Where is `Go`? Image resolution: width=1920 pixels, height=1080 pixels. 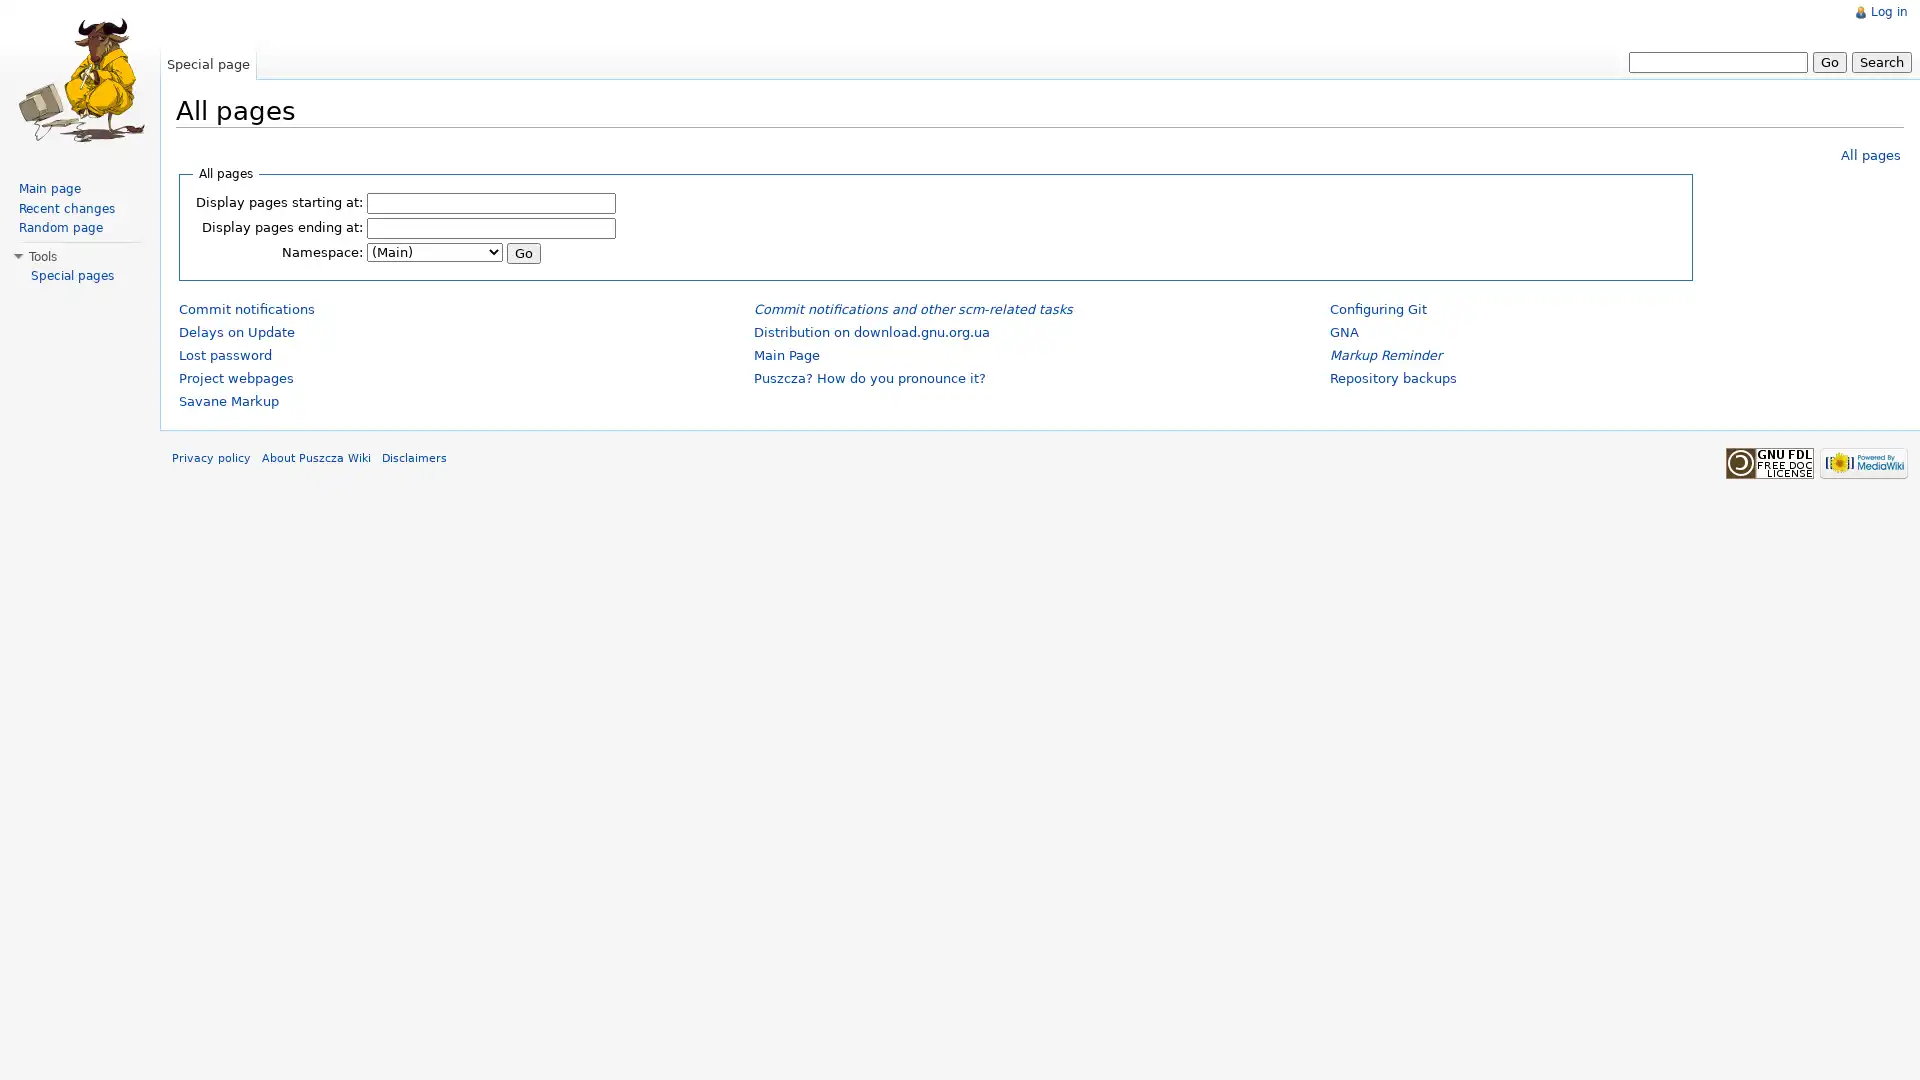 Go is located at coordinates (523, 251).